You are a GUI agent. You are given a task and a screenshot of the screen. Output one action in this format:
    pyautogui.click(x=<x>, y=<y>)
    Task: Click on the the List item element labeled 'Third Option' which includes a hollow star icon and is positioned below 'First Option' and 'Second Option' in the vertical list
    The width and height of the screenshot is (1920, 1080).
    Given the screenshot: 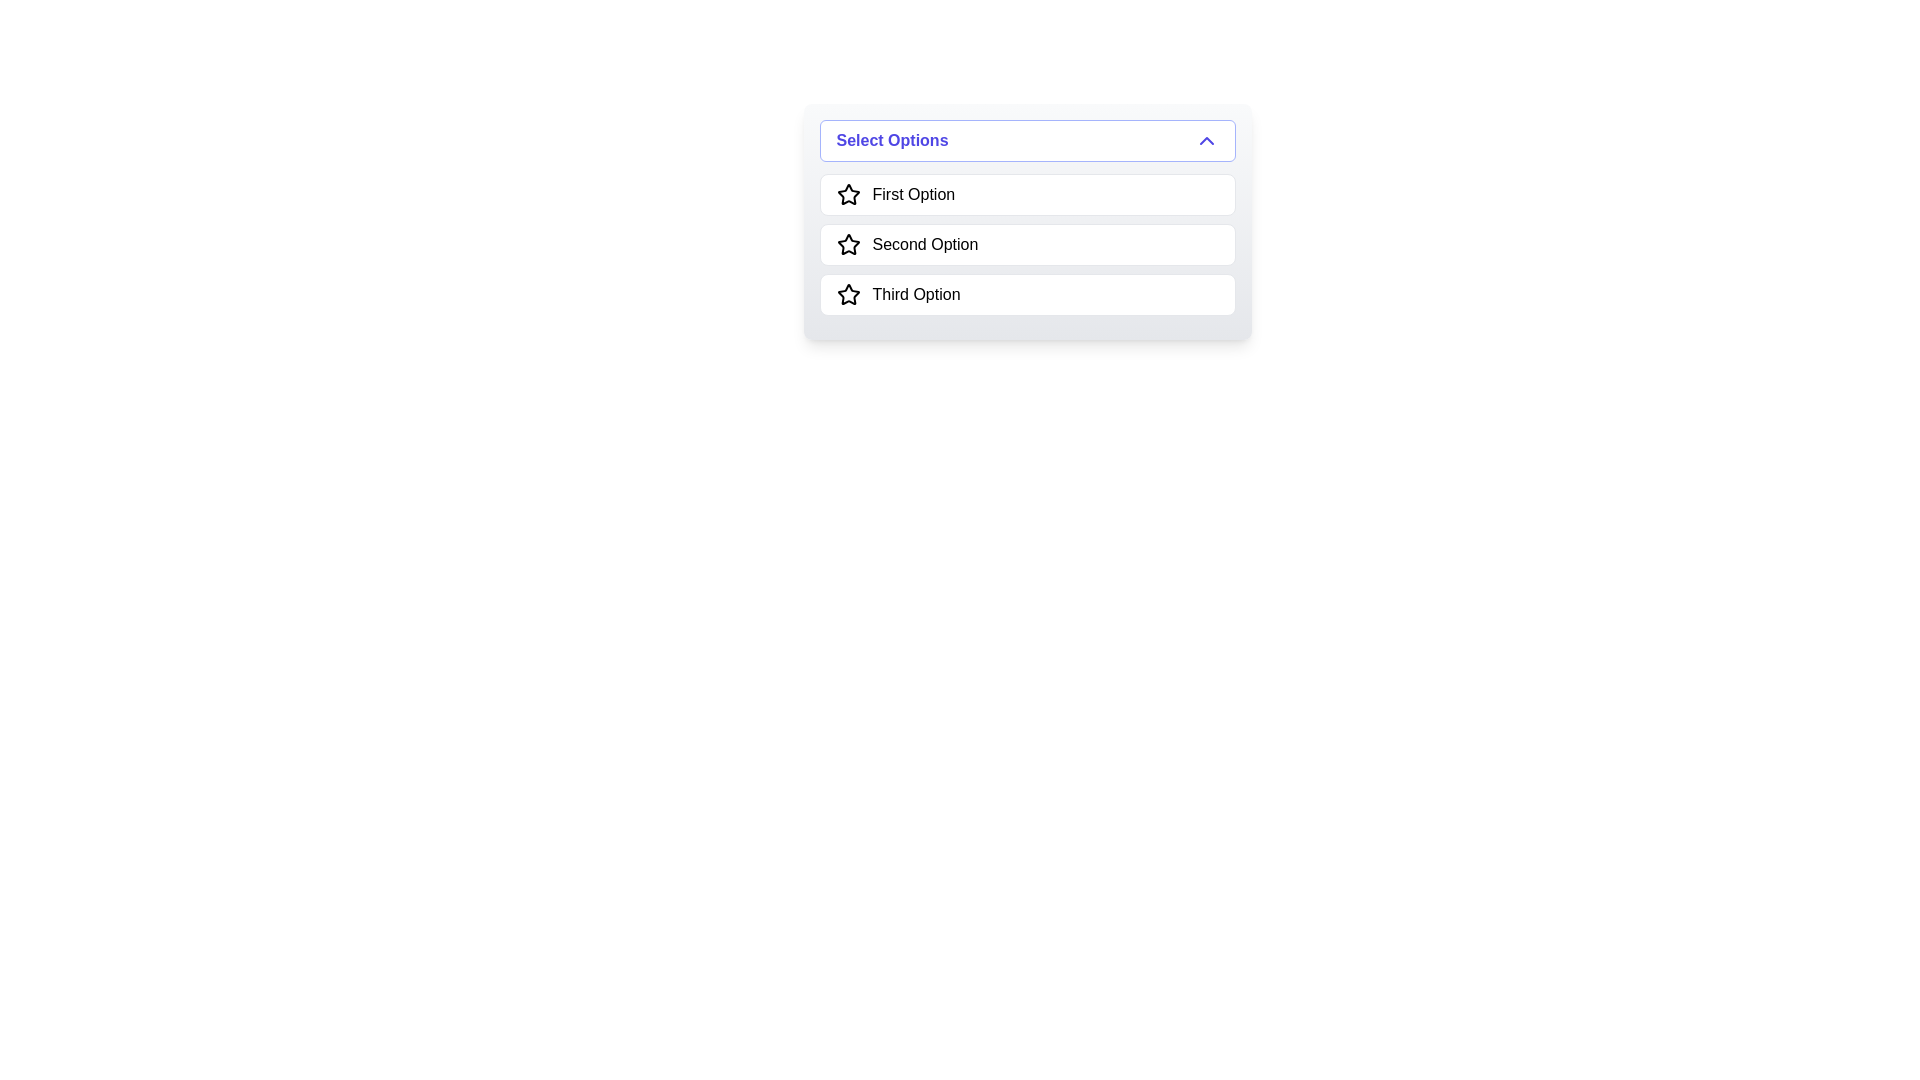 What is the action you would take?
    pyautogui.click(x=897, y=294)
    